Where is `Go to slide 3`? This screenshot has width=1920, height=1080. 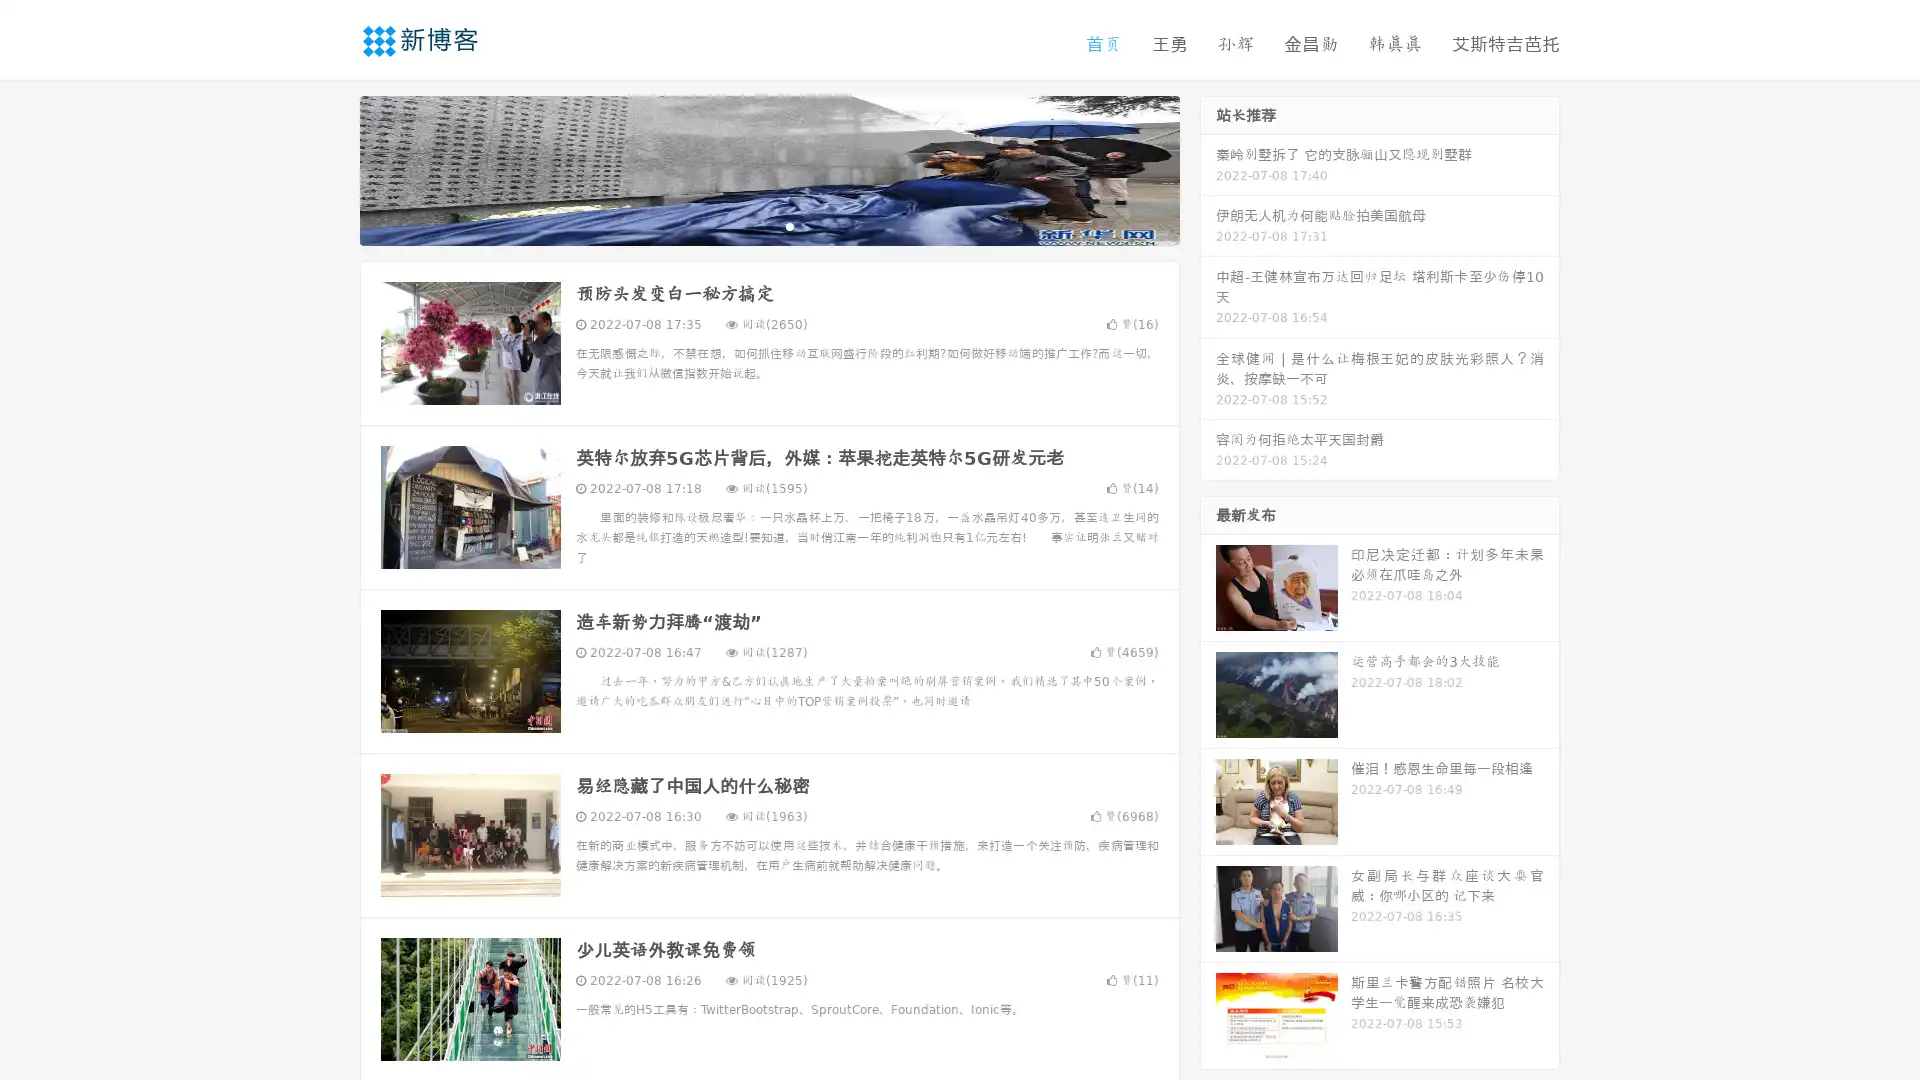
Go to slide 3 is located at coordinates (789, 225).